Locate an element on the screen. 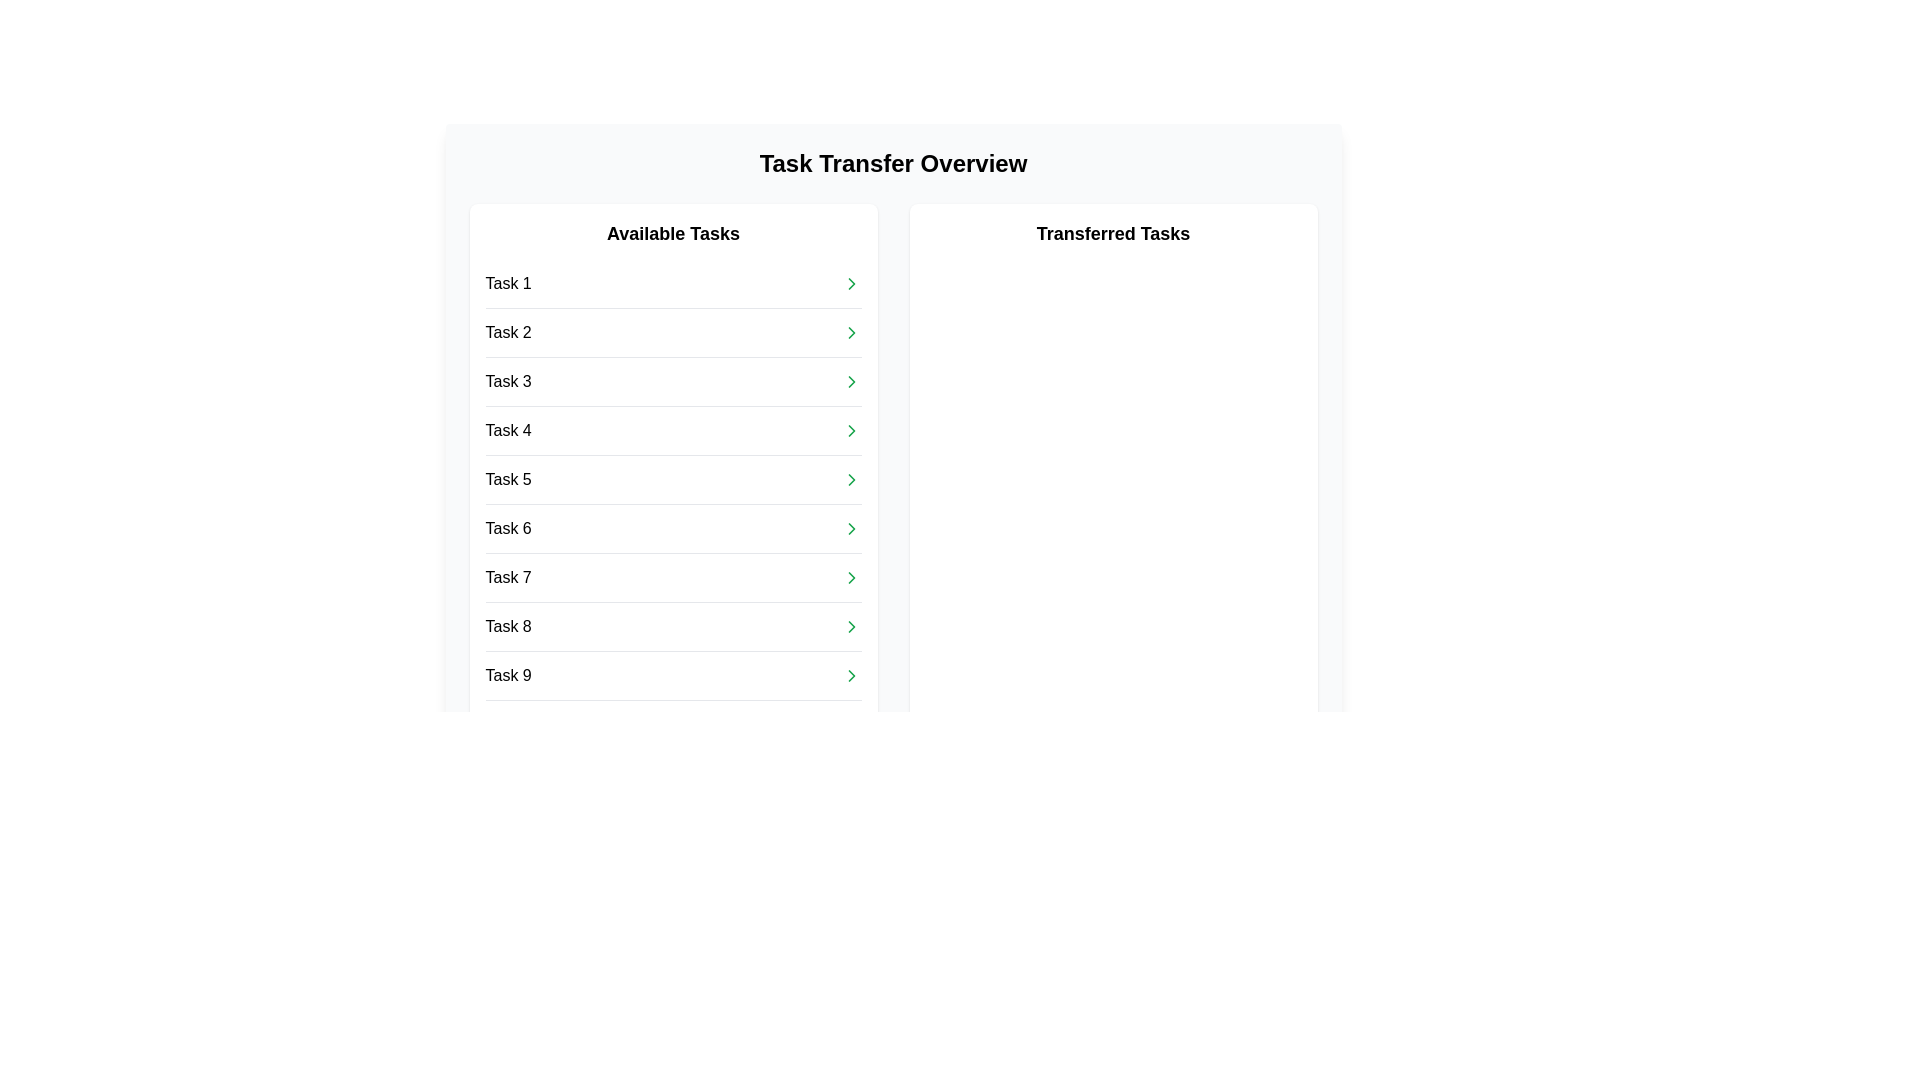 The width and height of the screenshot is (1920, 1080). the arrow of the list item 'Task 8' is located at coordinates (673, 626).